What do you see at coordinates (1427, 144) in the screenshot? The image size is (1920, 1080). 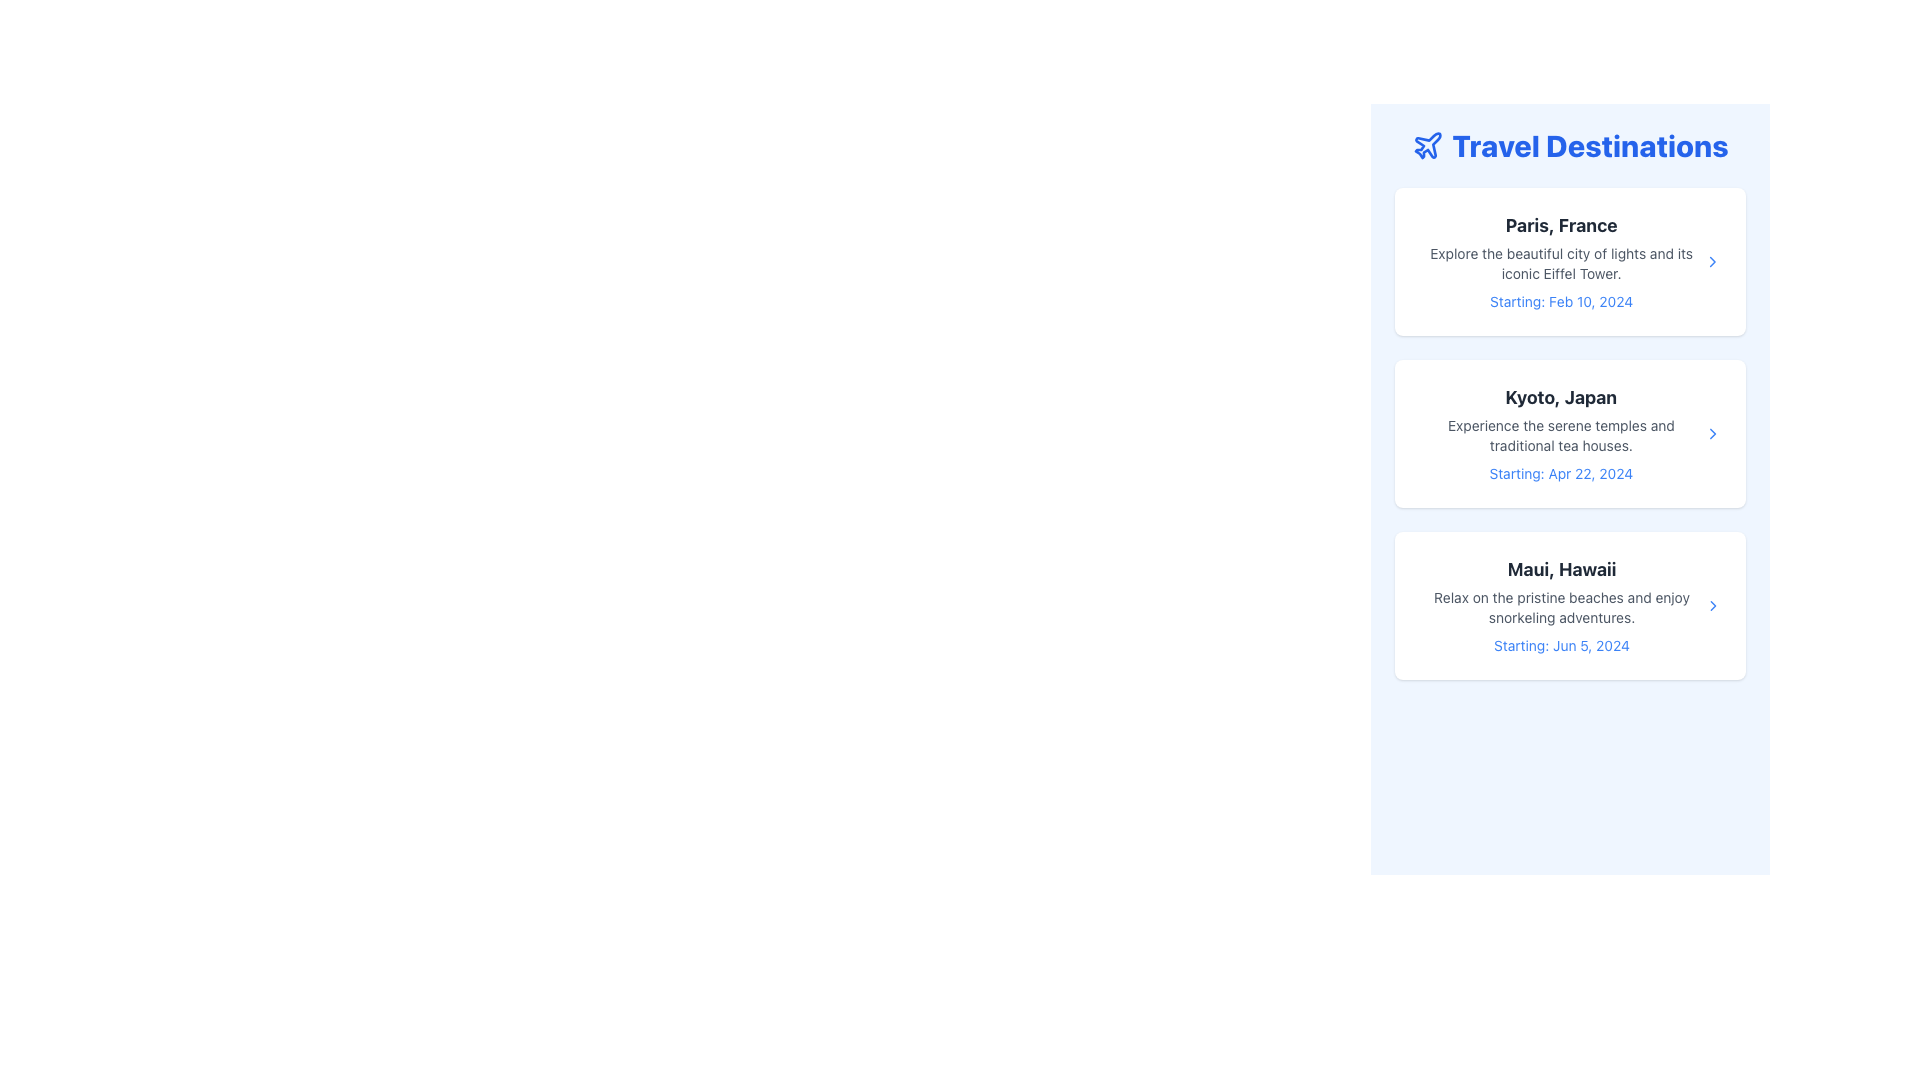 I see `the blue airplane icon located to the left of the 'Travel Destinations' header in the sidebar` at bounding box center [1427, 144].